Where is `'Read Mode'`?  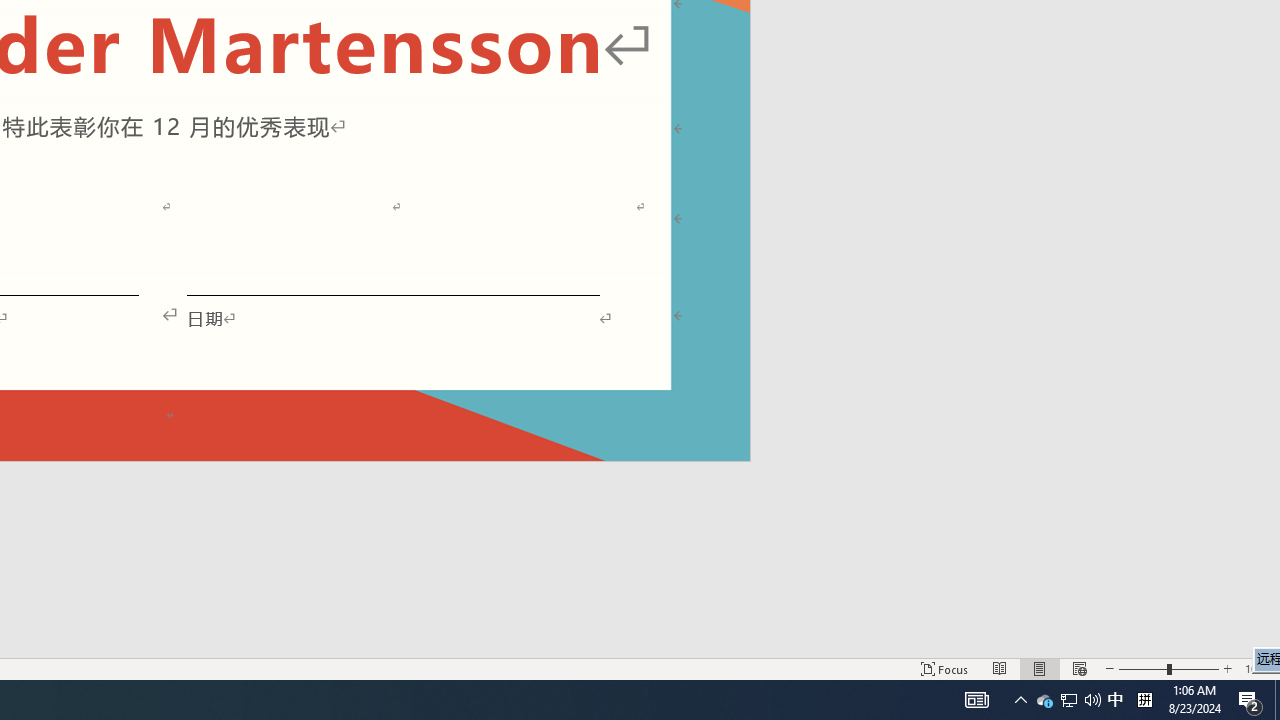
'Read Mode' is located at coordinates (1000, 669).